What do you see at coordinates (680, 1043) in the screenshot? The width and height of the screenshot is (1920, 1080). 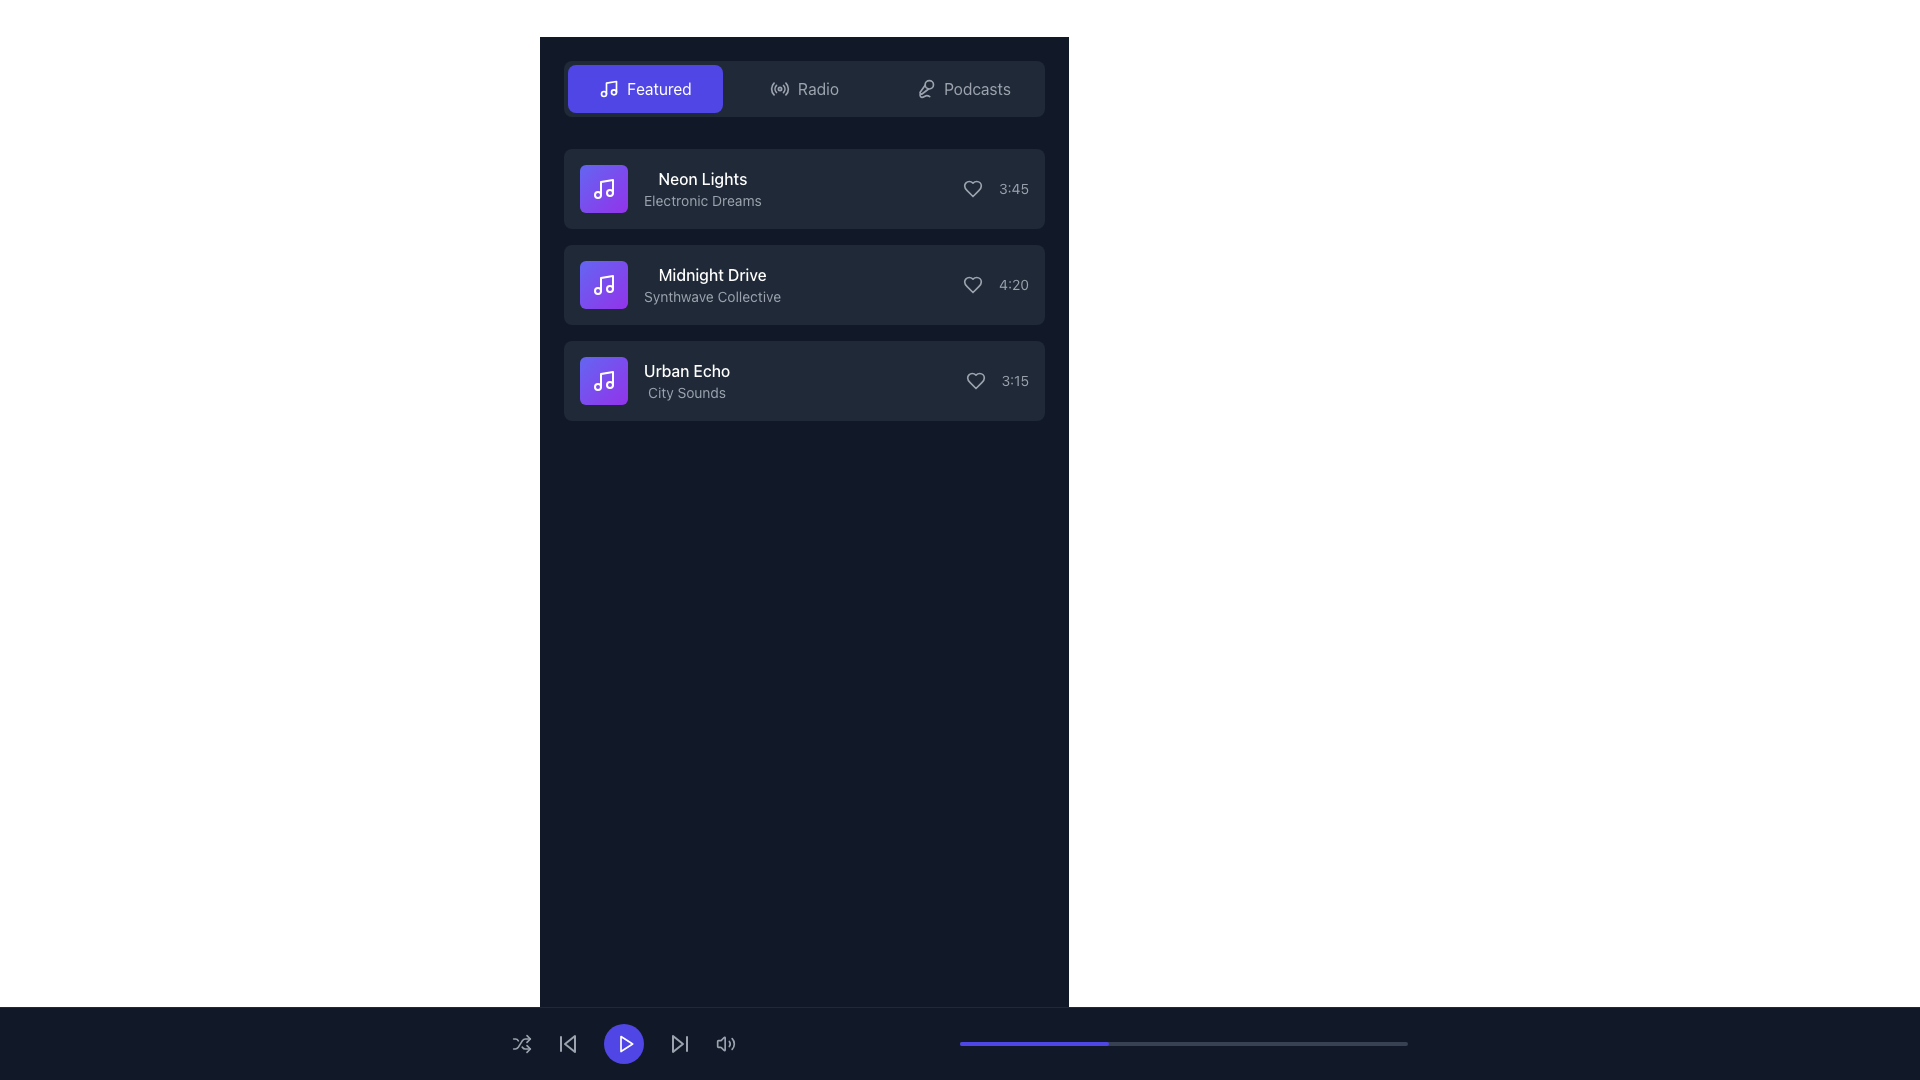 I see `the fourth button in the bottom navigation bar of the media player interface to skip to the next track` at bounding box center [680, 1043].